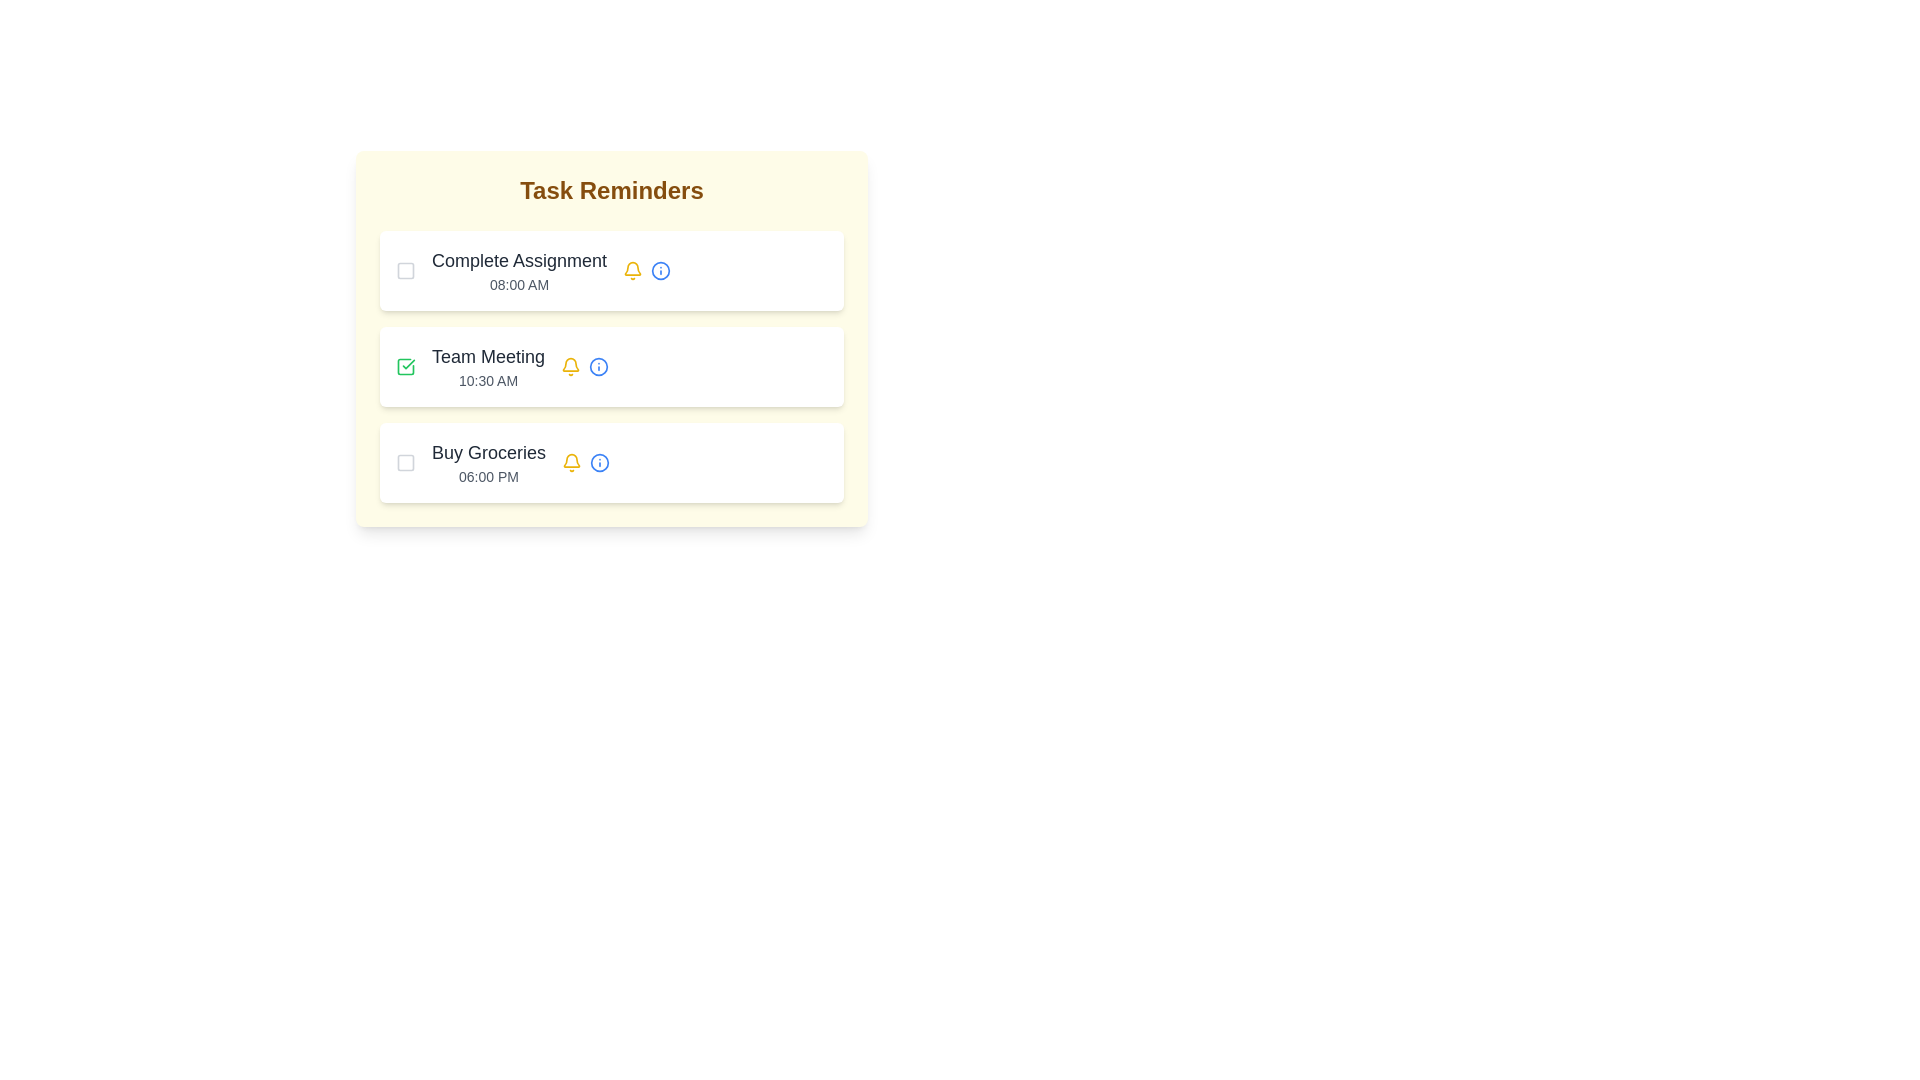 This screenshot has width=1920, height=1080. Describe the element at coordinates (584, 462) in the screenshot. I see `the yellow bell icon located on the right side of the 'Buy Groceries' task row in the task reminder list` at that location.